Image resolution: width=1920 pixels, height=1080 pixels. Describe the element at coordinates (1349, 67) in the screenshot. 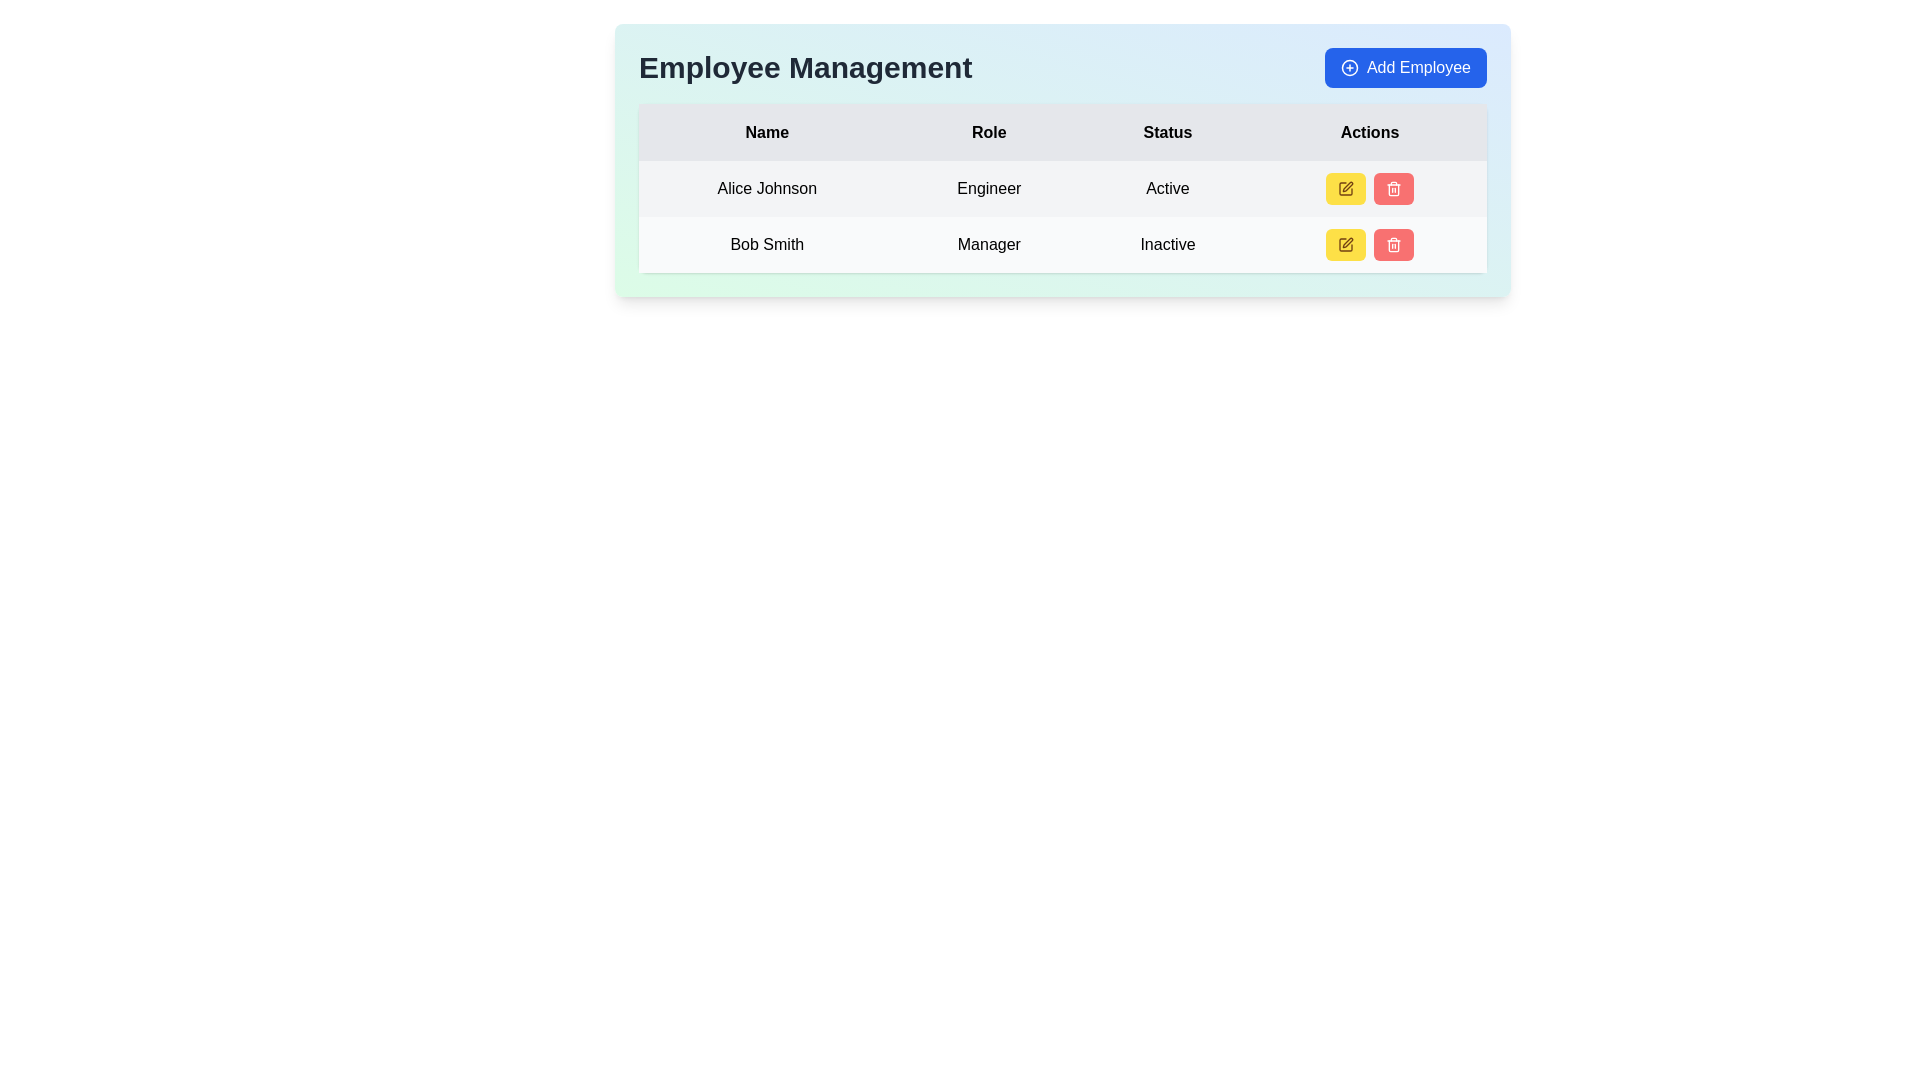

I see `the 'Add Employee' icon located within the button at the top-right corner of the interface, which visually indicates the addition of new items` at that location.